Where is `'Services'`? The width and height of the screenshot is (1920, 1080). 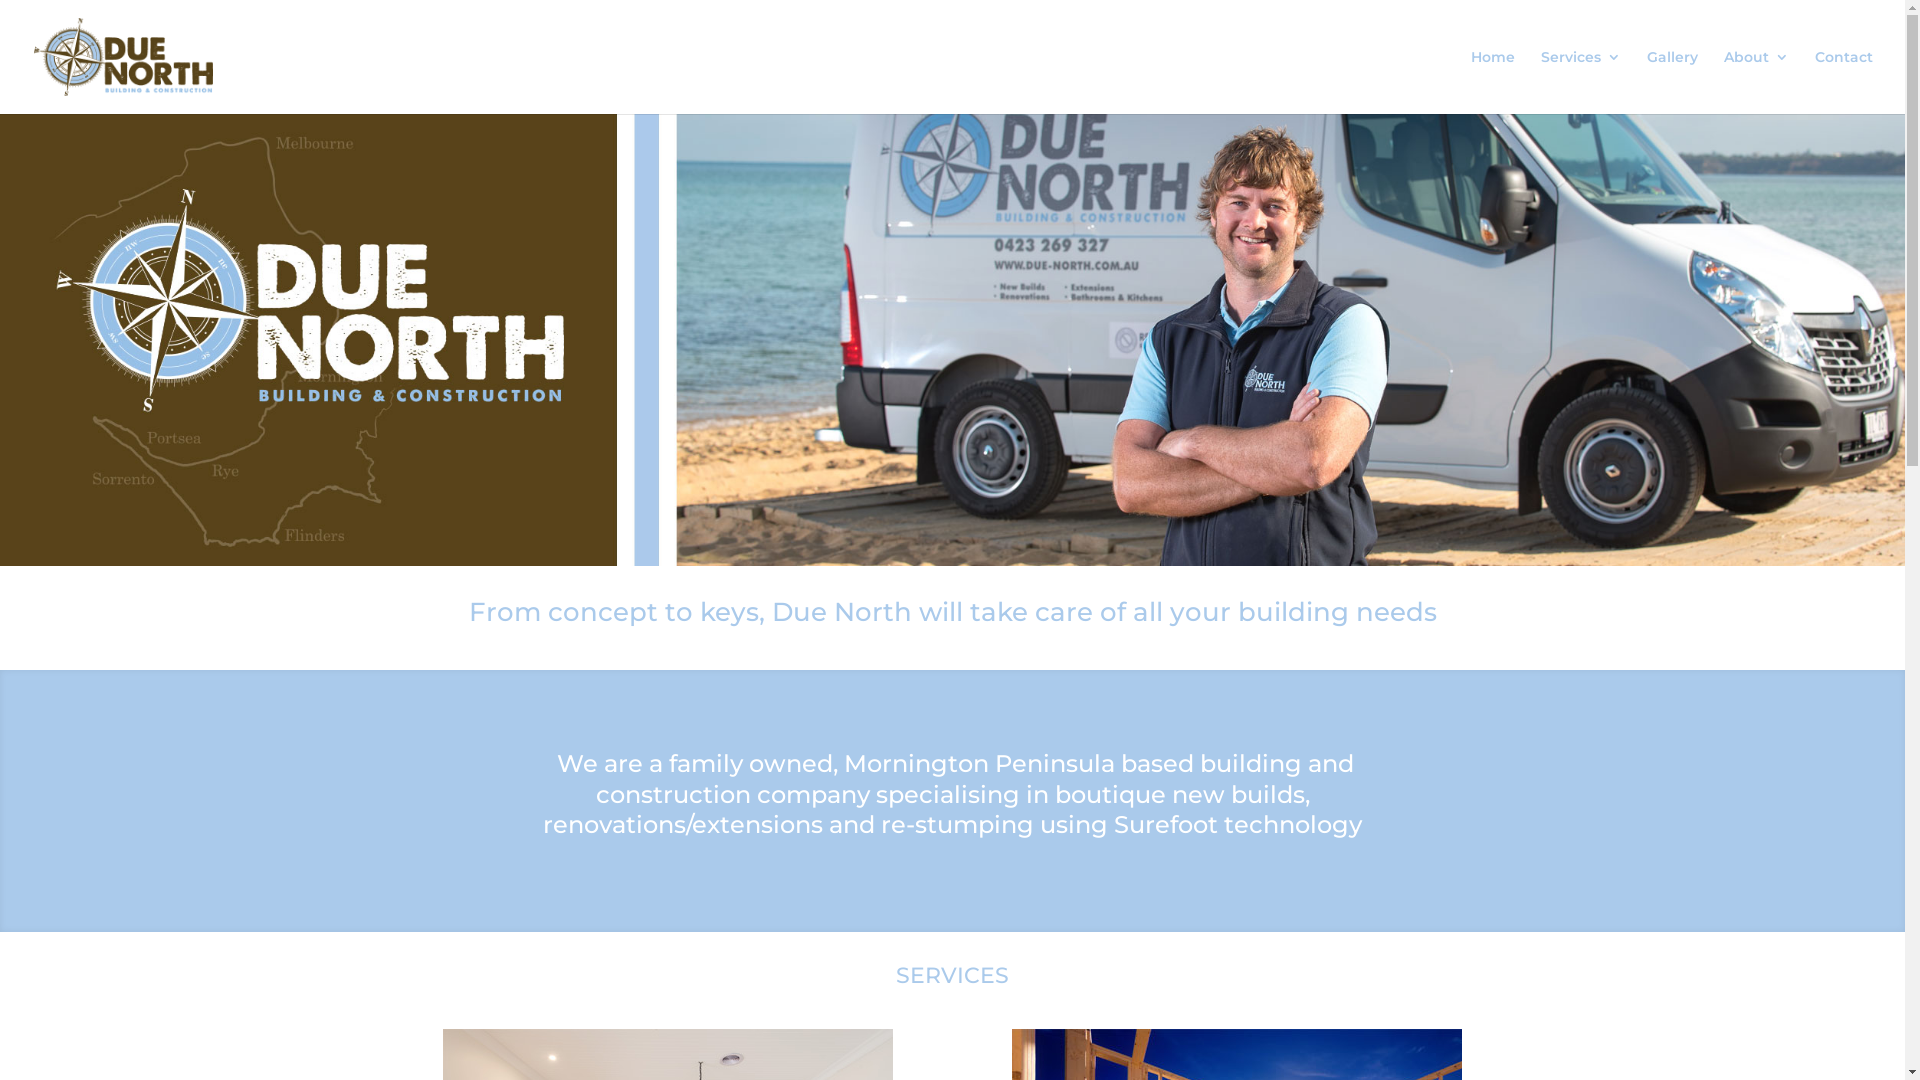
'Services' is located at coordinates (1579, 80).